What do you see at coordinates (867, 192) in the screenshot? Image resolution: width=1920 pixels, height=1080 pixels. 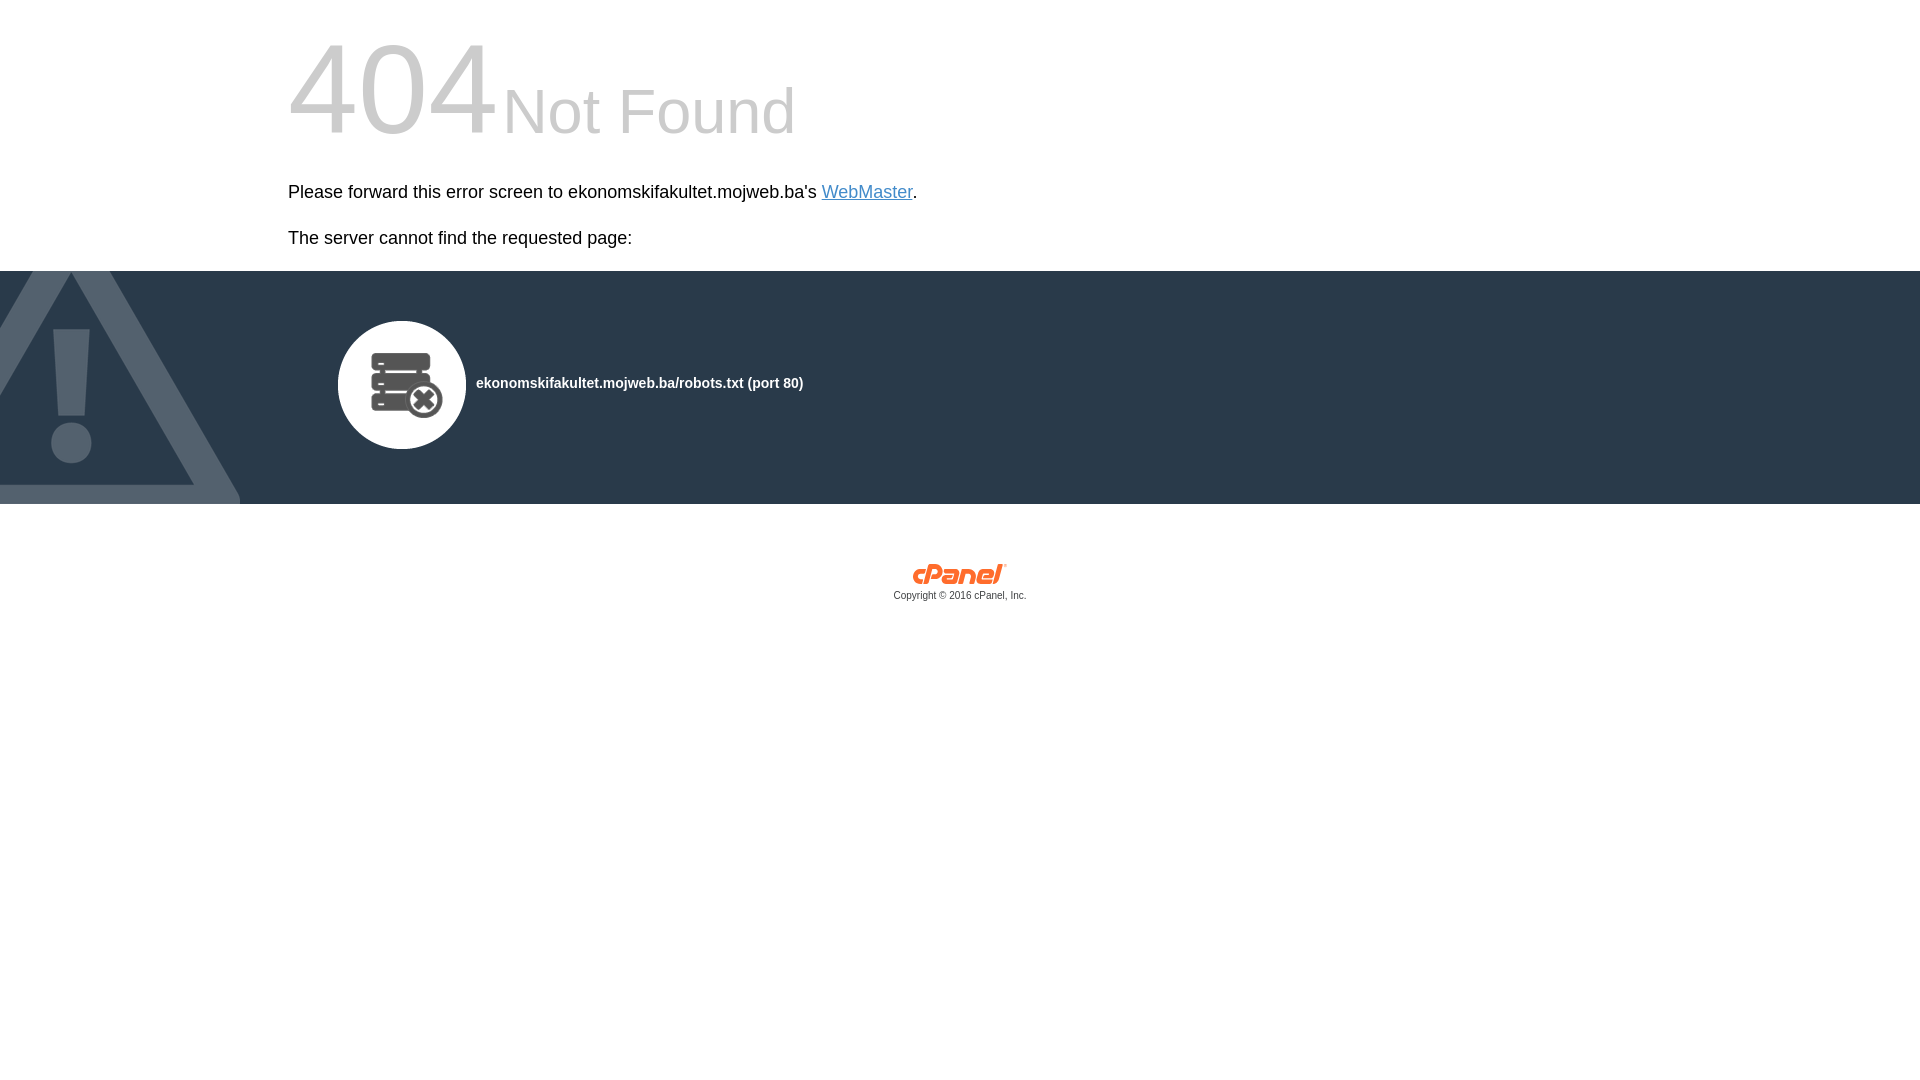 I see `'WebMaster'` at bounding box center [867, 192].